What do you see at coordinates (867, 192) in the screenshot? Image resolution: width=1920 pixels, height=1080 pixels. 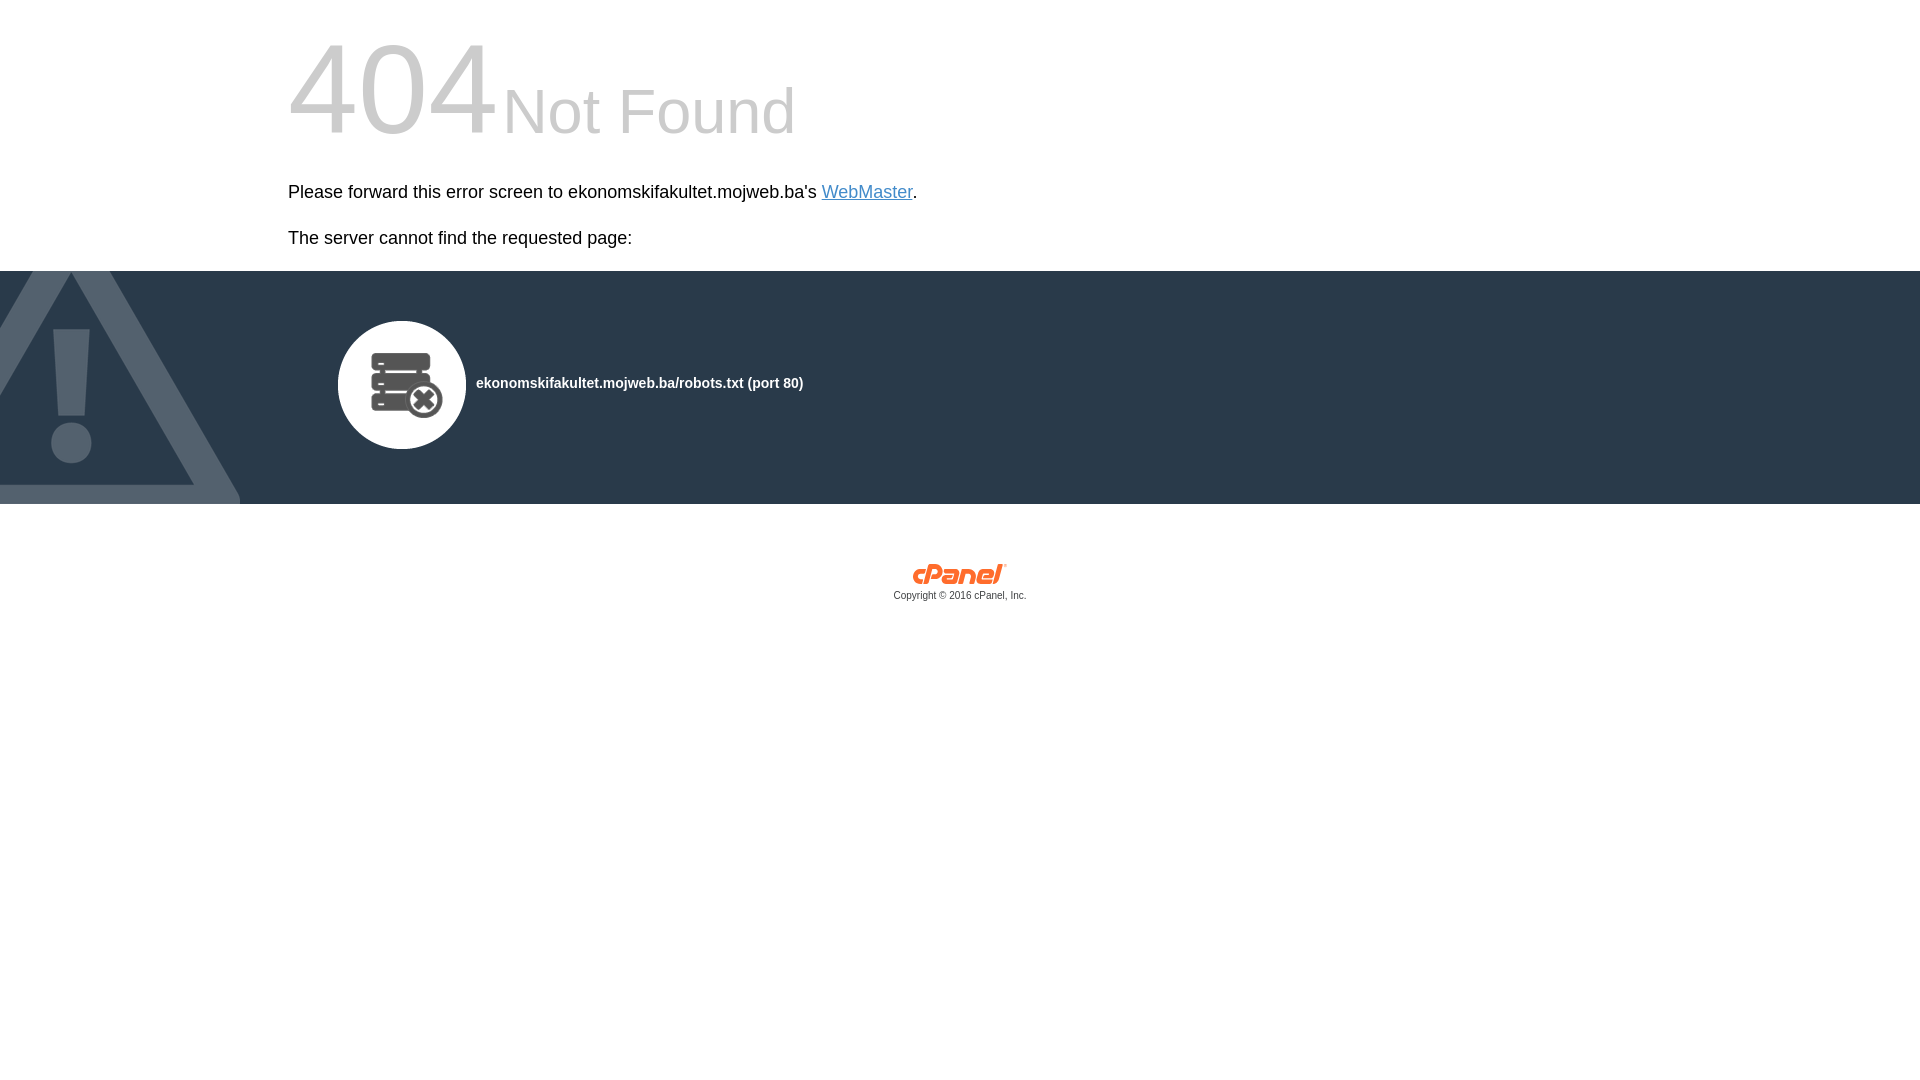 I see `'WebMaster'` at bounding box center [867, 192].